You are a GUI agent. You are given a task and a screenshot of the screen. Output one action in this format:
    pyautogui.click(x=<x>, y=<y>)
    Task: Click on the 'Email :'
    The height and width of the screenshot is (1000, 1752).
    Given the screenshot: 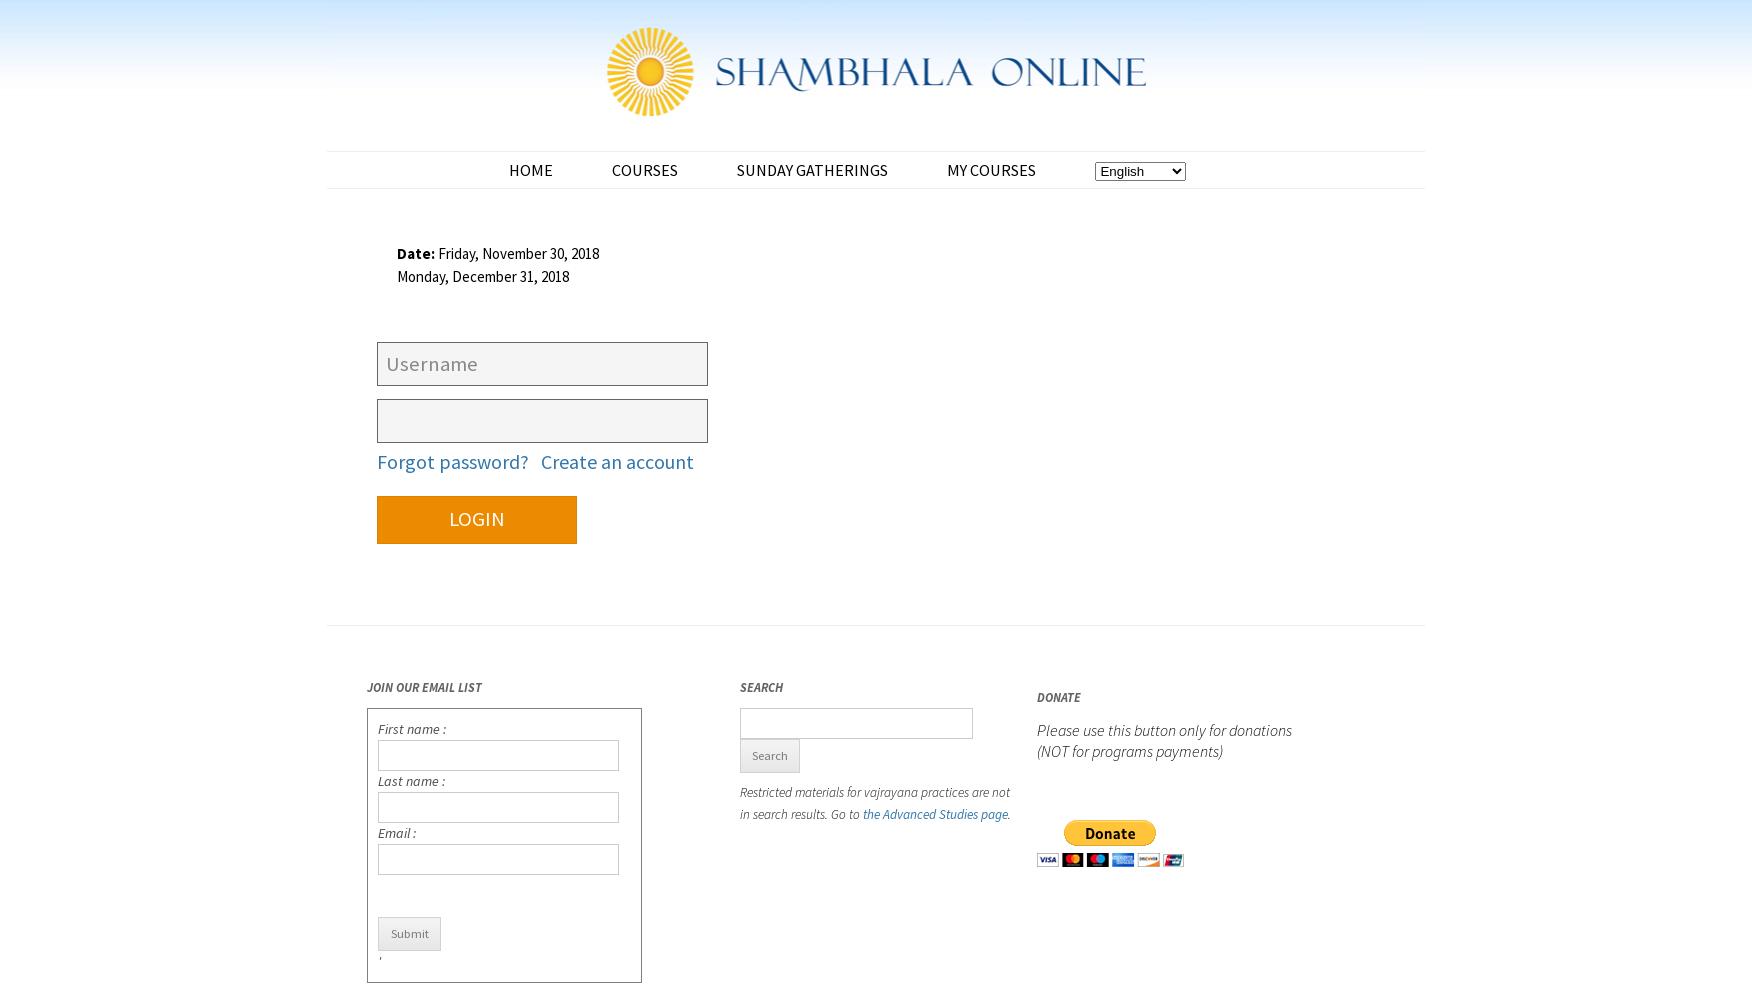 What is the action you would take?
    pyautogui.click(x=396, y=831)
    